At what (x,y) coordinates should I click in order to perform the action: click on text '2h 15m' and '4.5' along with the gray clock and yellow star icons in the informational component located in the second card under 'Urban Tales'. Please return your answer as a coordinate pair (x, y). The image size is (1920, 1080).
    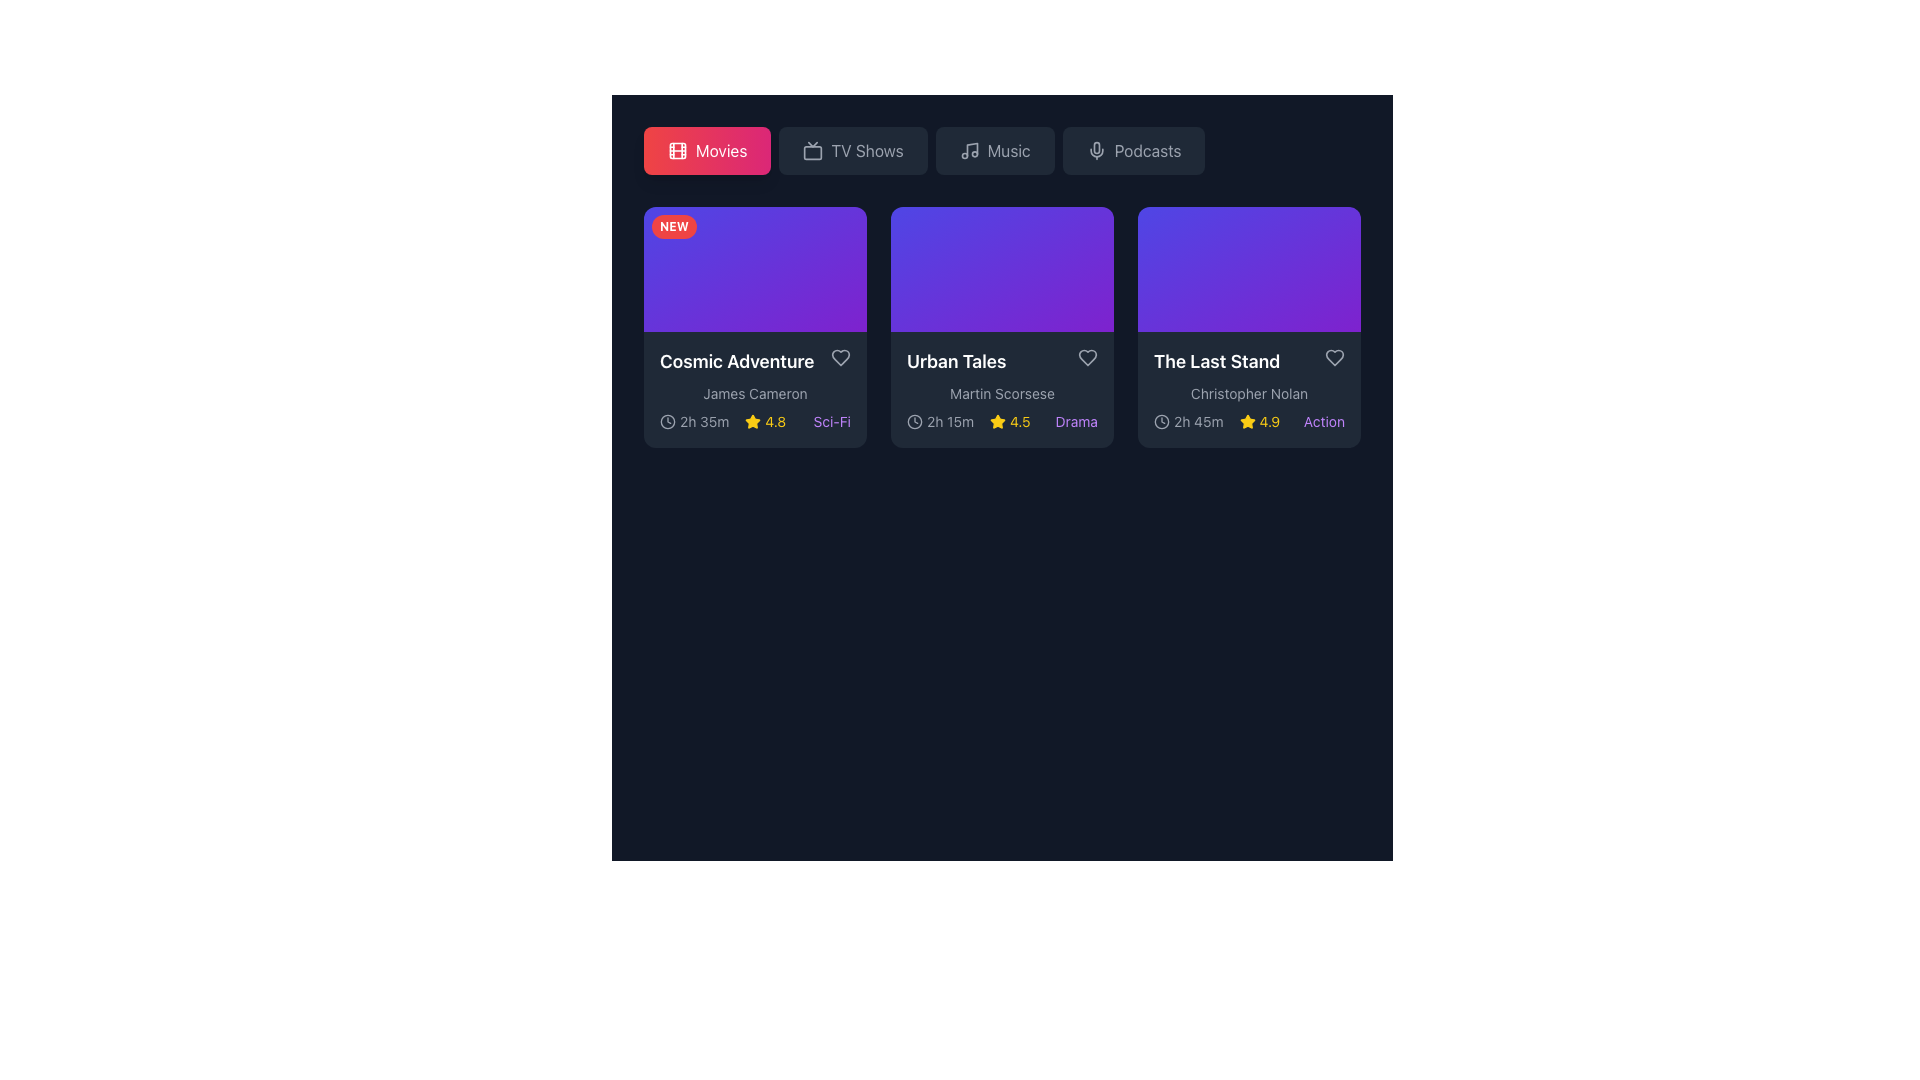
    Looking at the image, I should click on (968, 421).